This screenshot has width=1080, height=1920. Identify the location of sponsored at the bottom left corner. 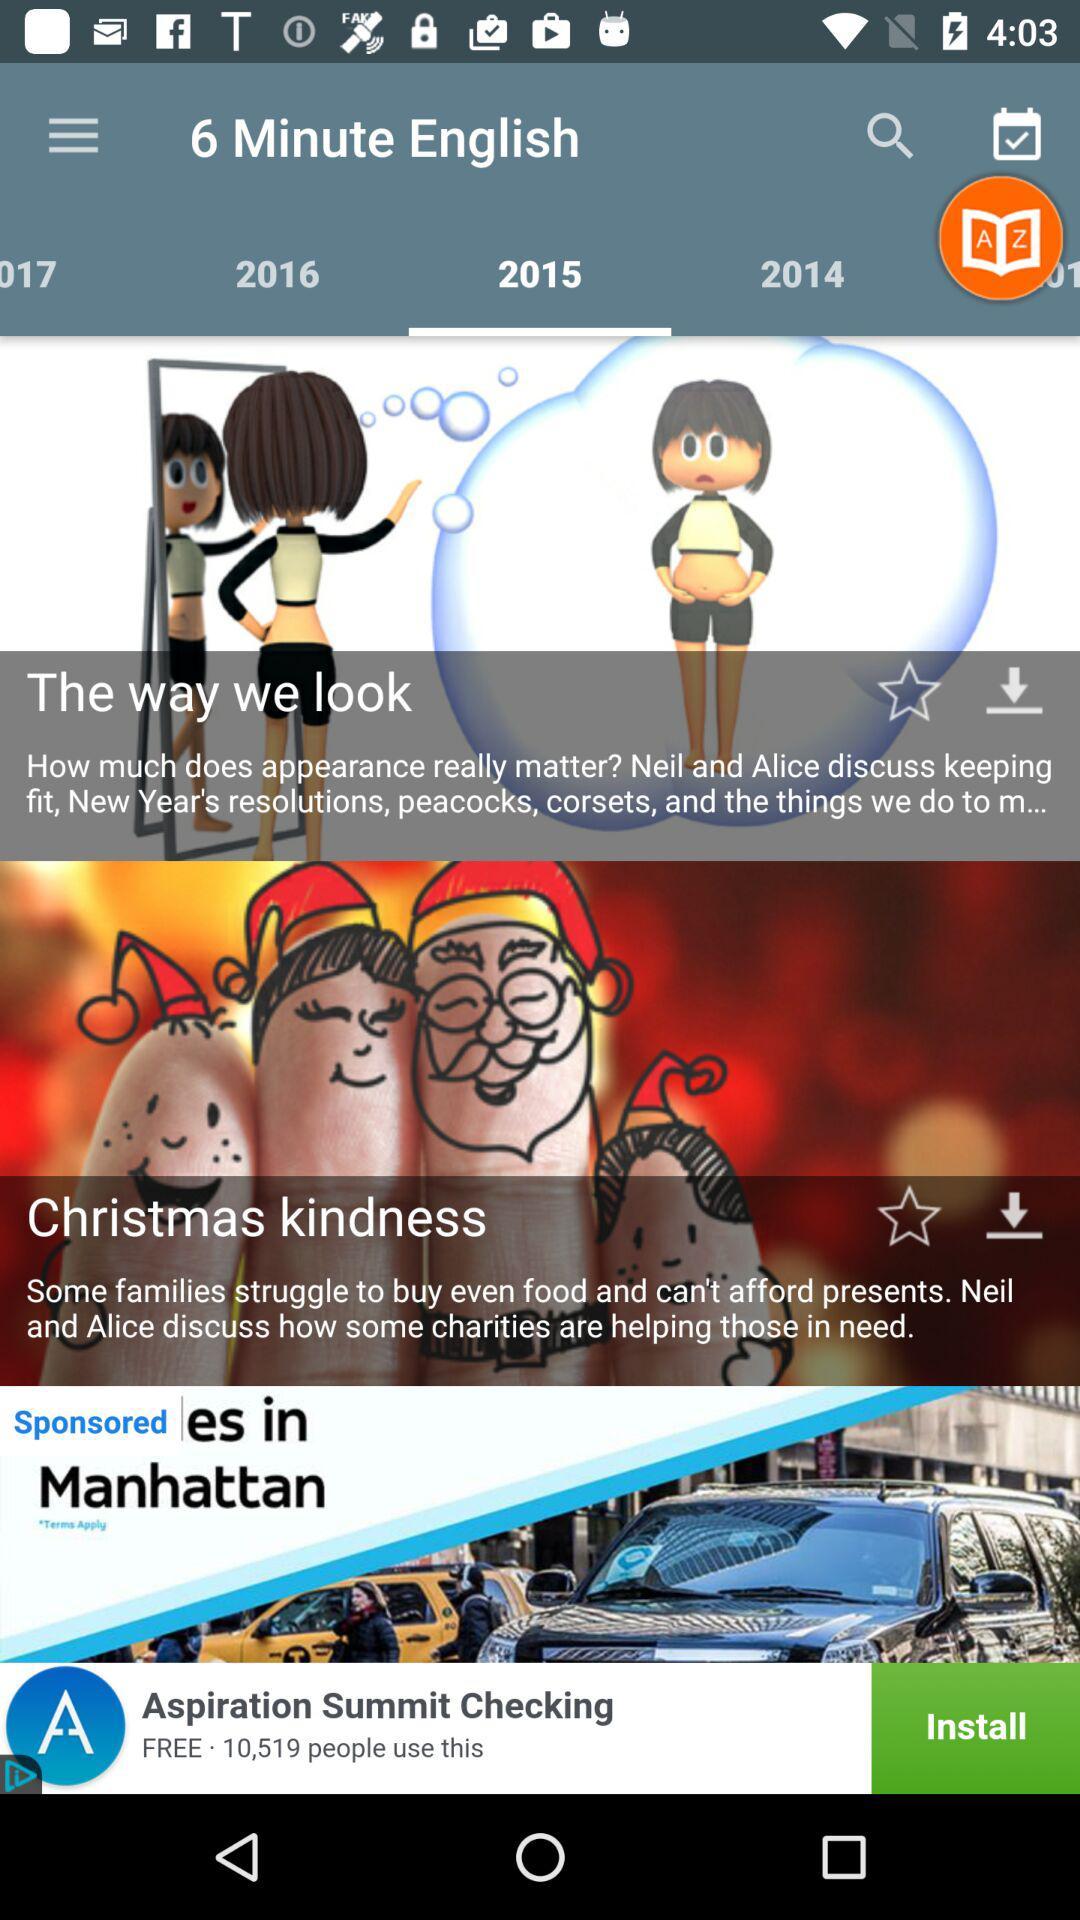
(90, 1419).